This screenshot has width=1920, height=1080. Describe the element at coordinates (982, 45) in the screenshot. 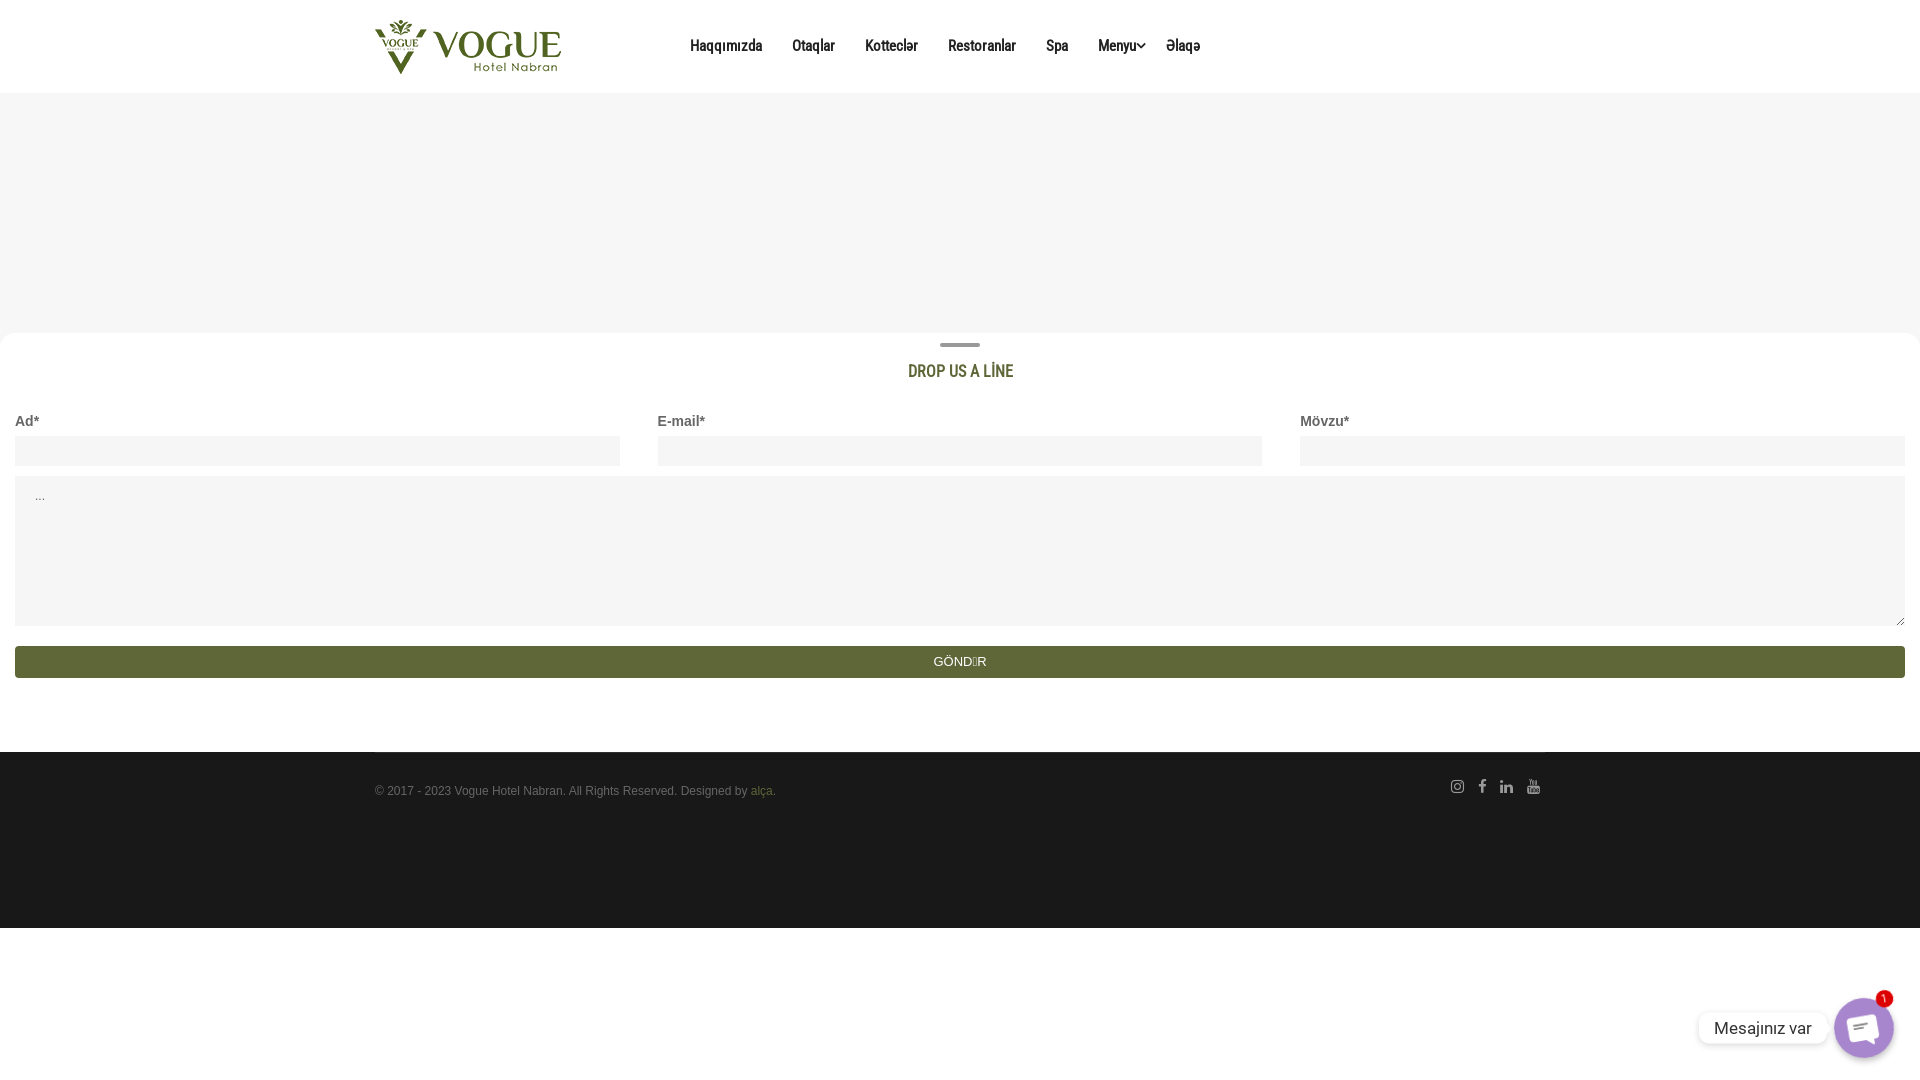

I see `'Restoranlar'` at that location.